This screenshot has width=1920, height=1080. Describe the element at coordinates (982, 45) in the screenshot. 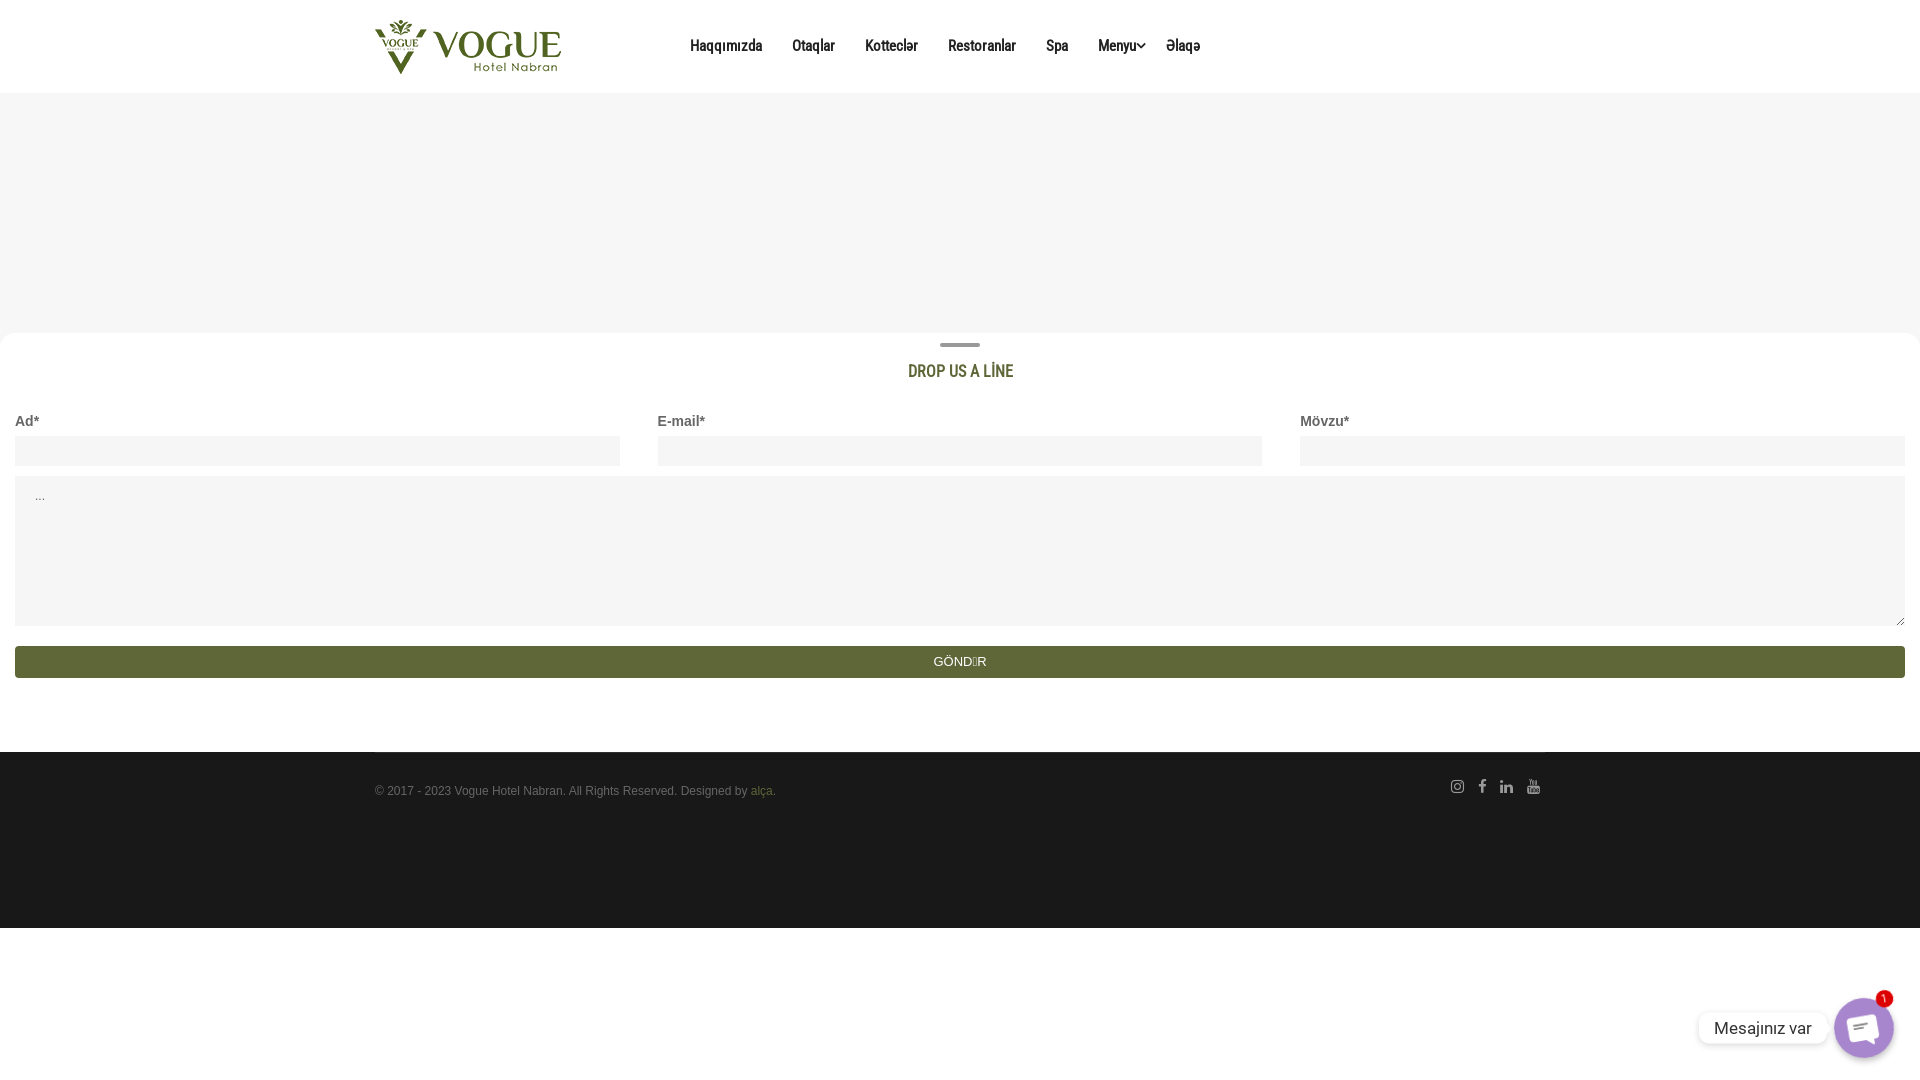

I see `'Restoranlar'` at that location.